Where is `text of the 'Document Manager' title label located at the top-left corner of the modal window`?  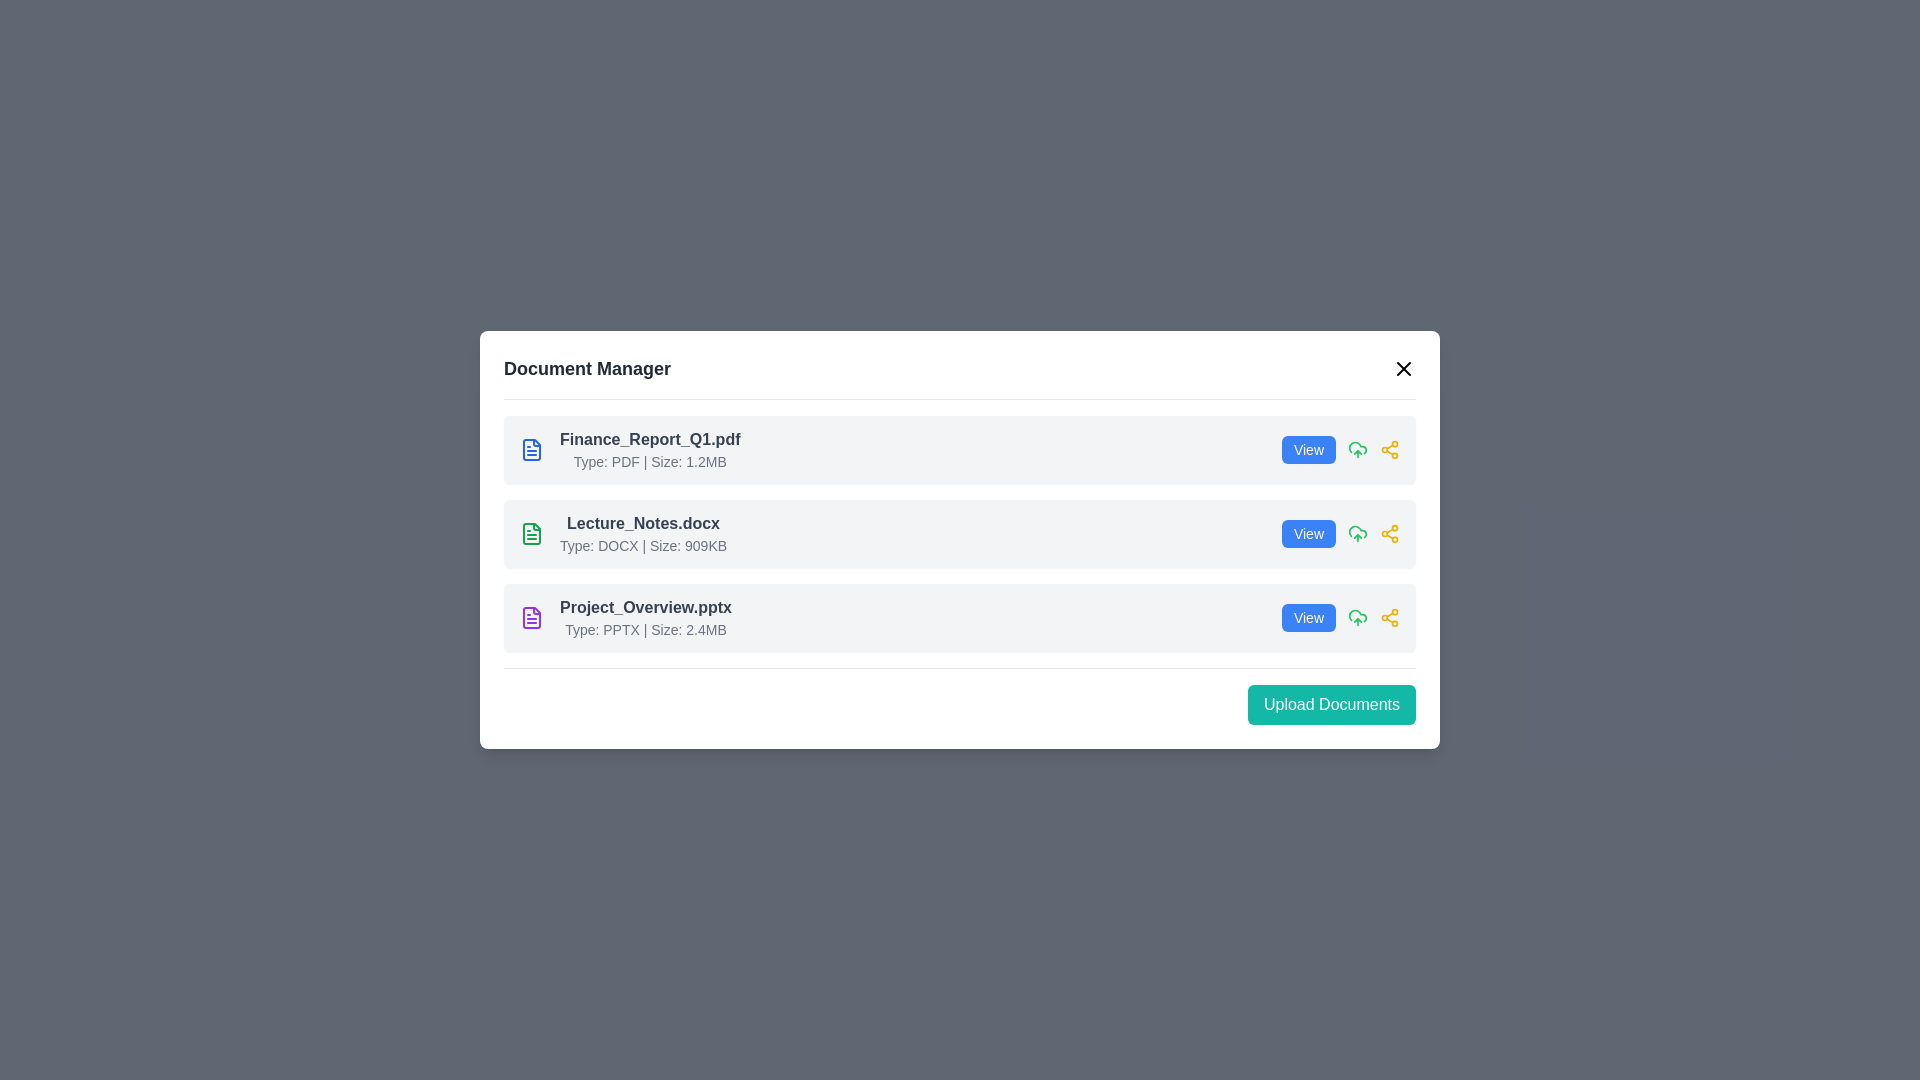 text of the 'Document Manager' title label located at the top-left corner of the modal window is located at coordinates (586, 369).